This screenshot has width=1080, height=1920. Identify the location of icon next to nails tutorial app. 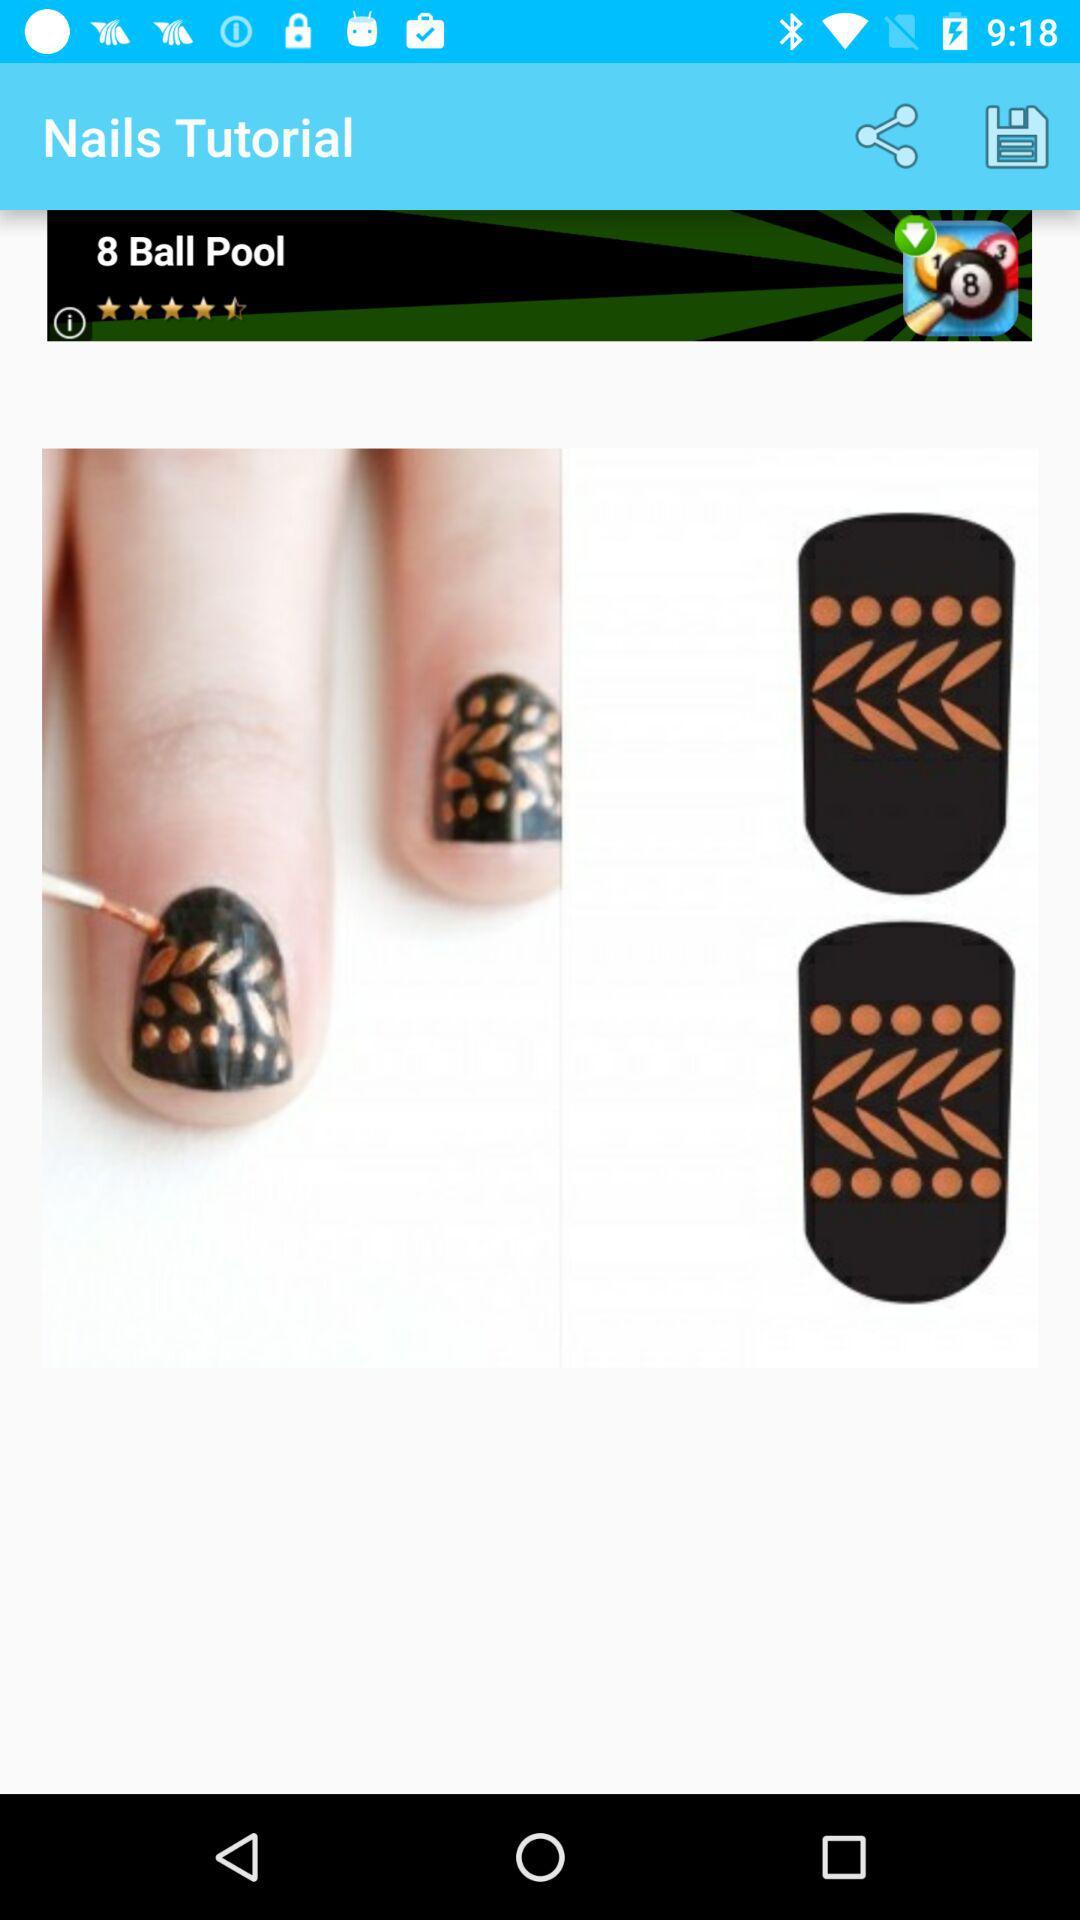
(890, 135).